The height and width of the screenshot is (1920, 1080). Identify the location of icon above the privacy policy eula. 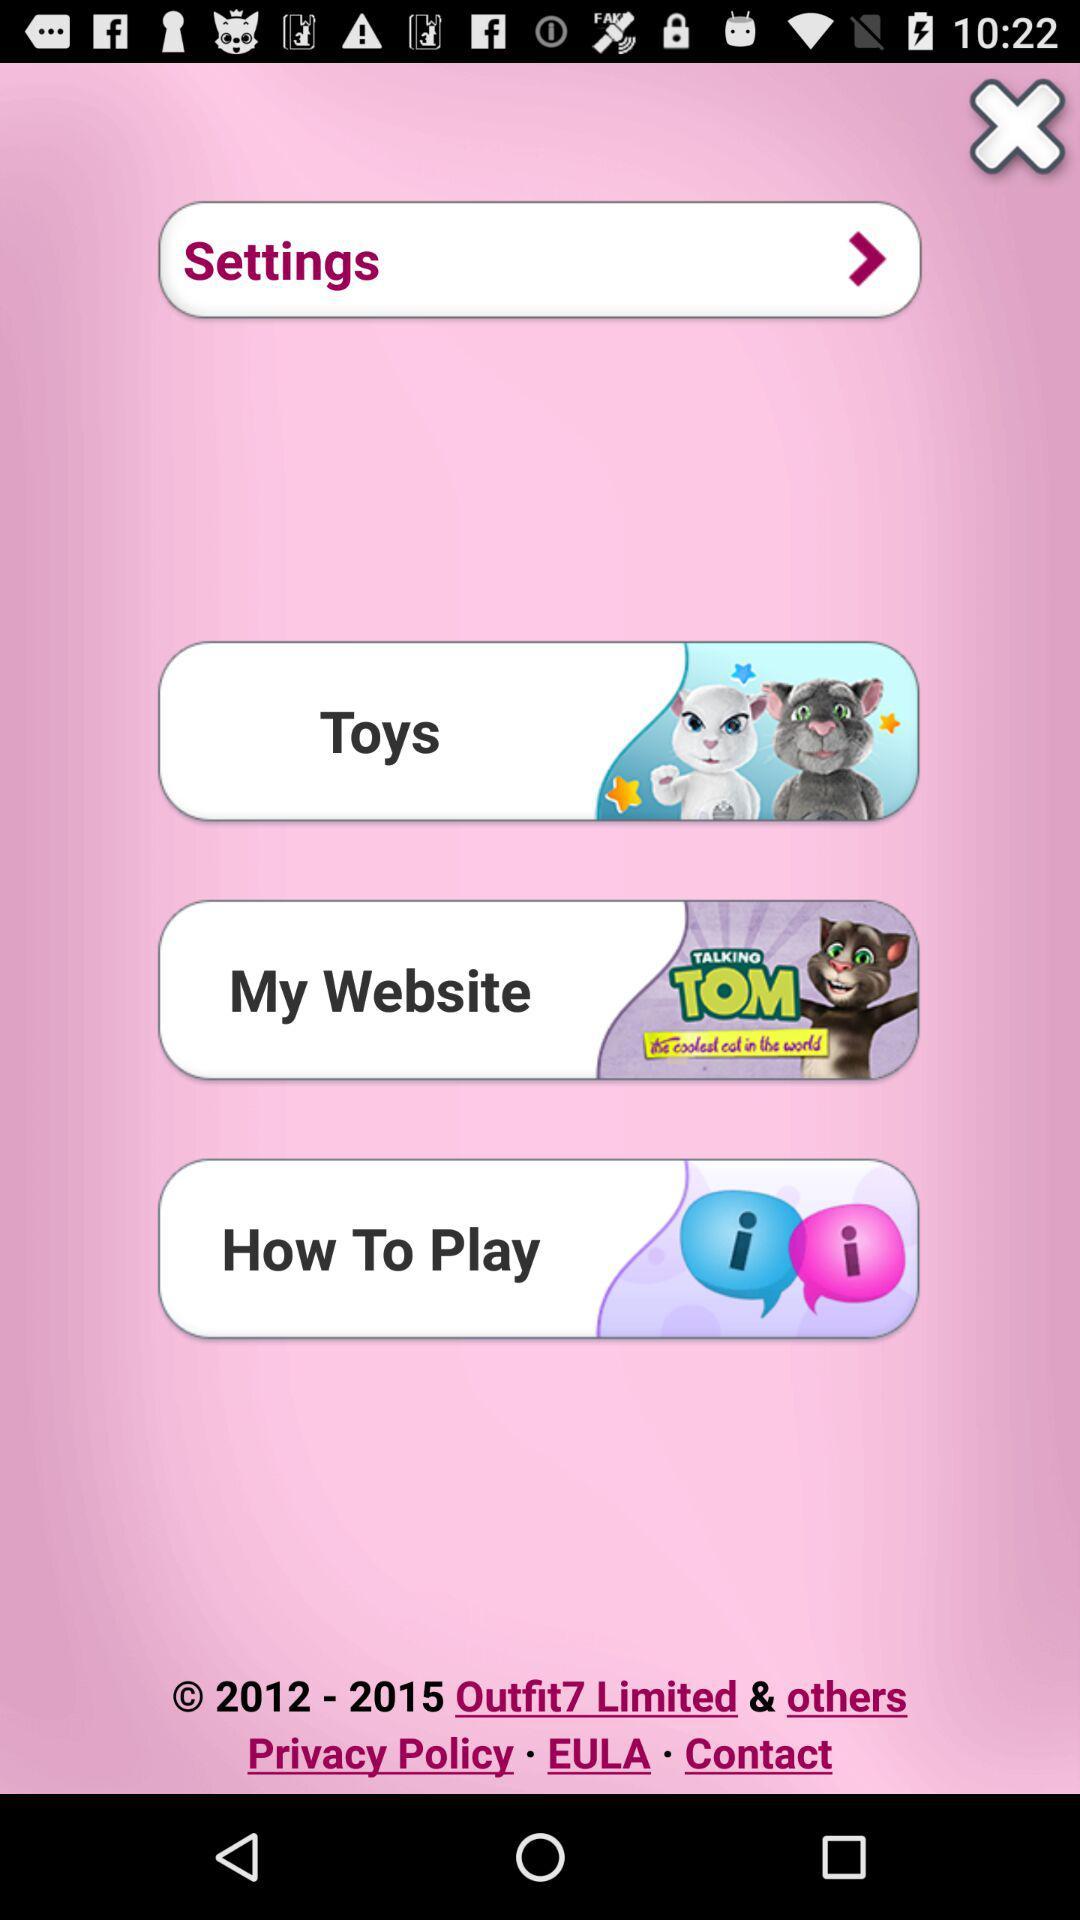
(538, 1693).